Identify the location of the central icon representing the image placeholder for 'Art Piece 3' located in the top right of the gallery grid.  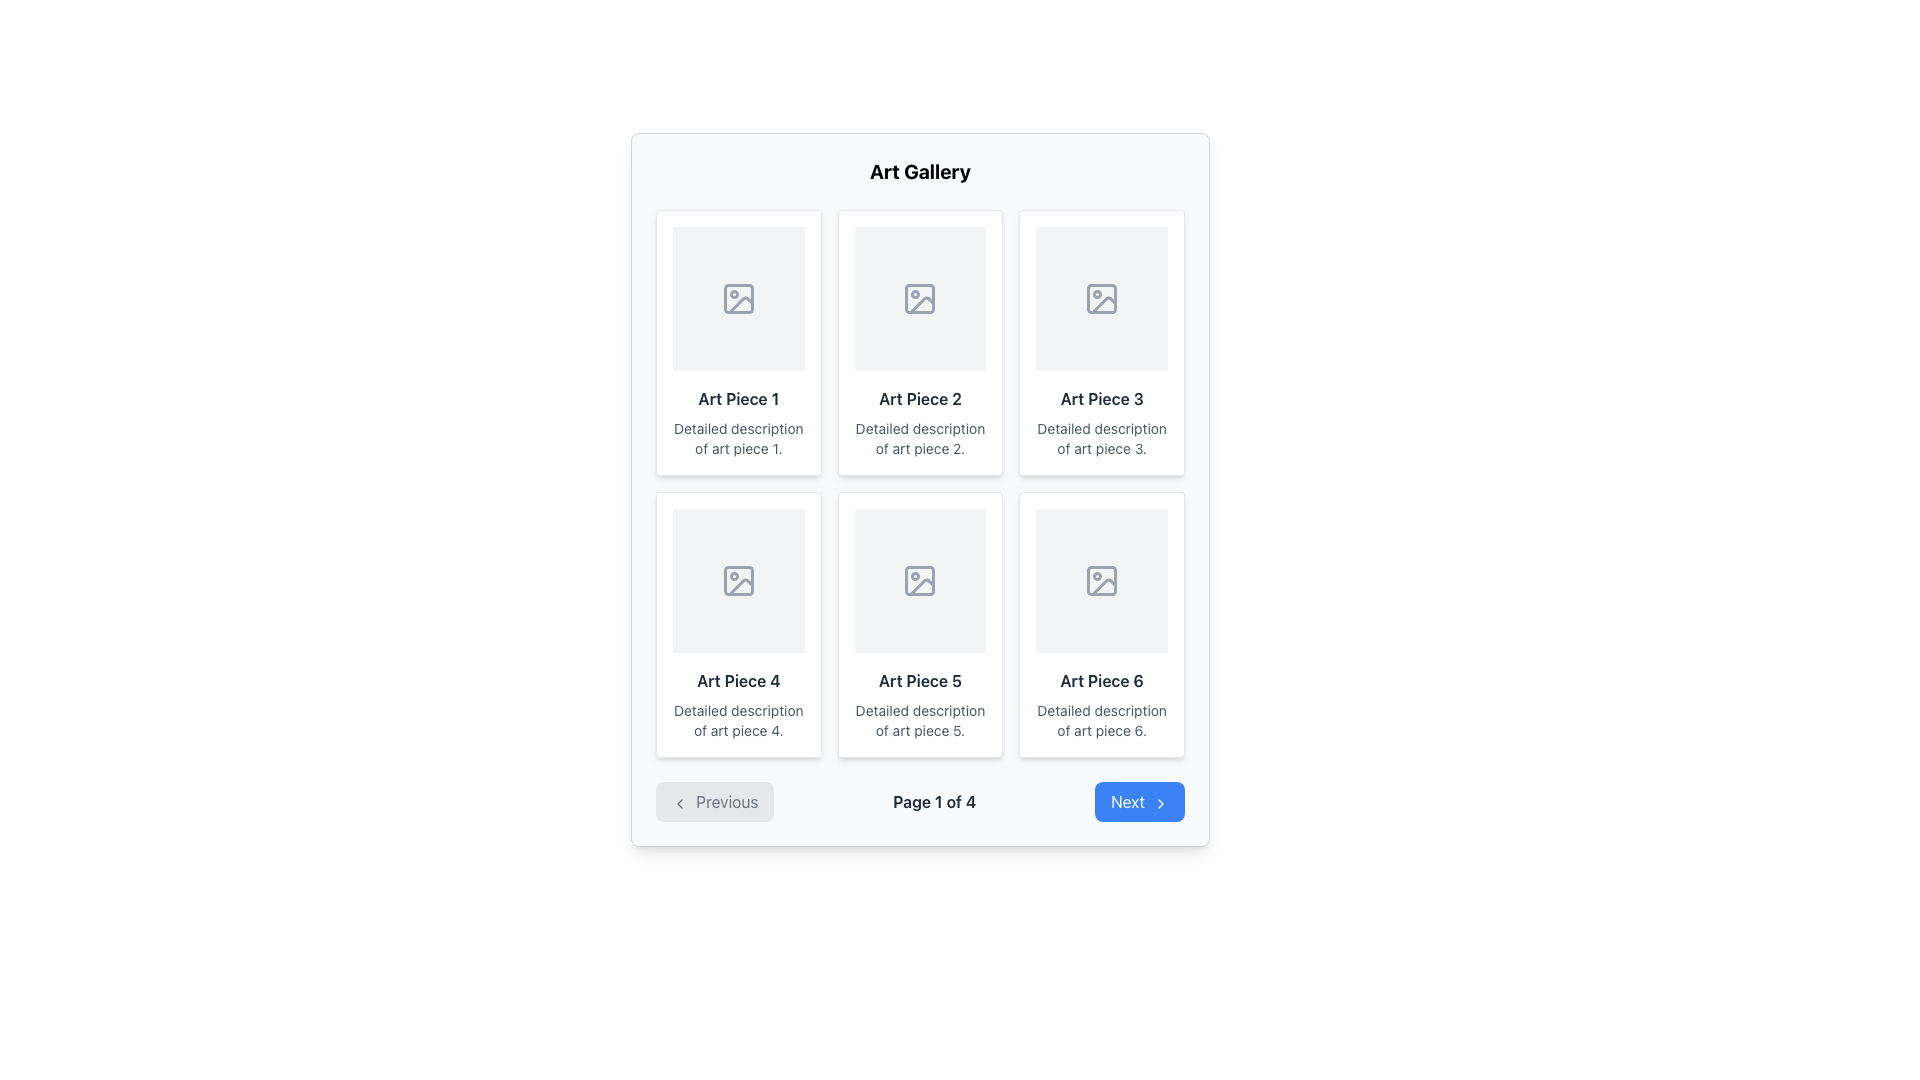
(1101, 299).